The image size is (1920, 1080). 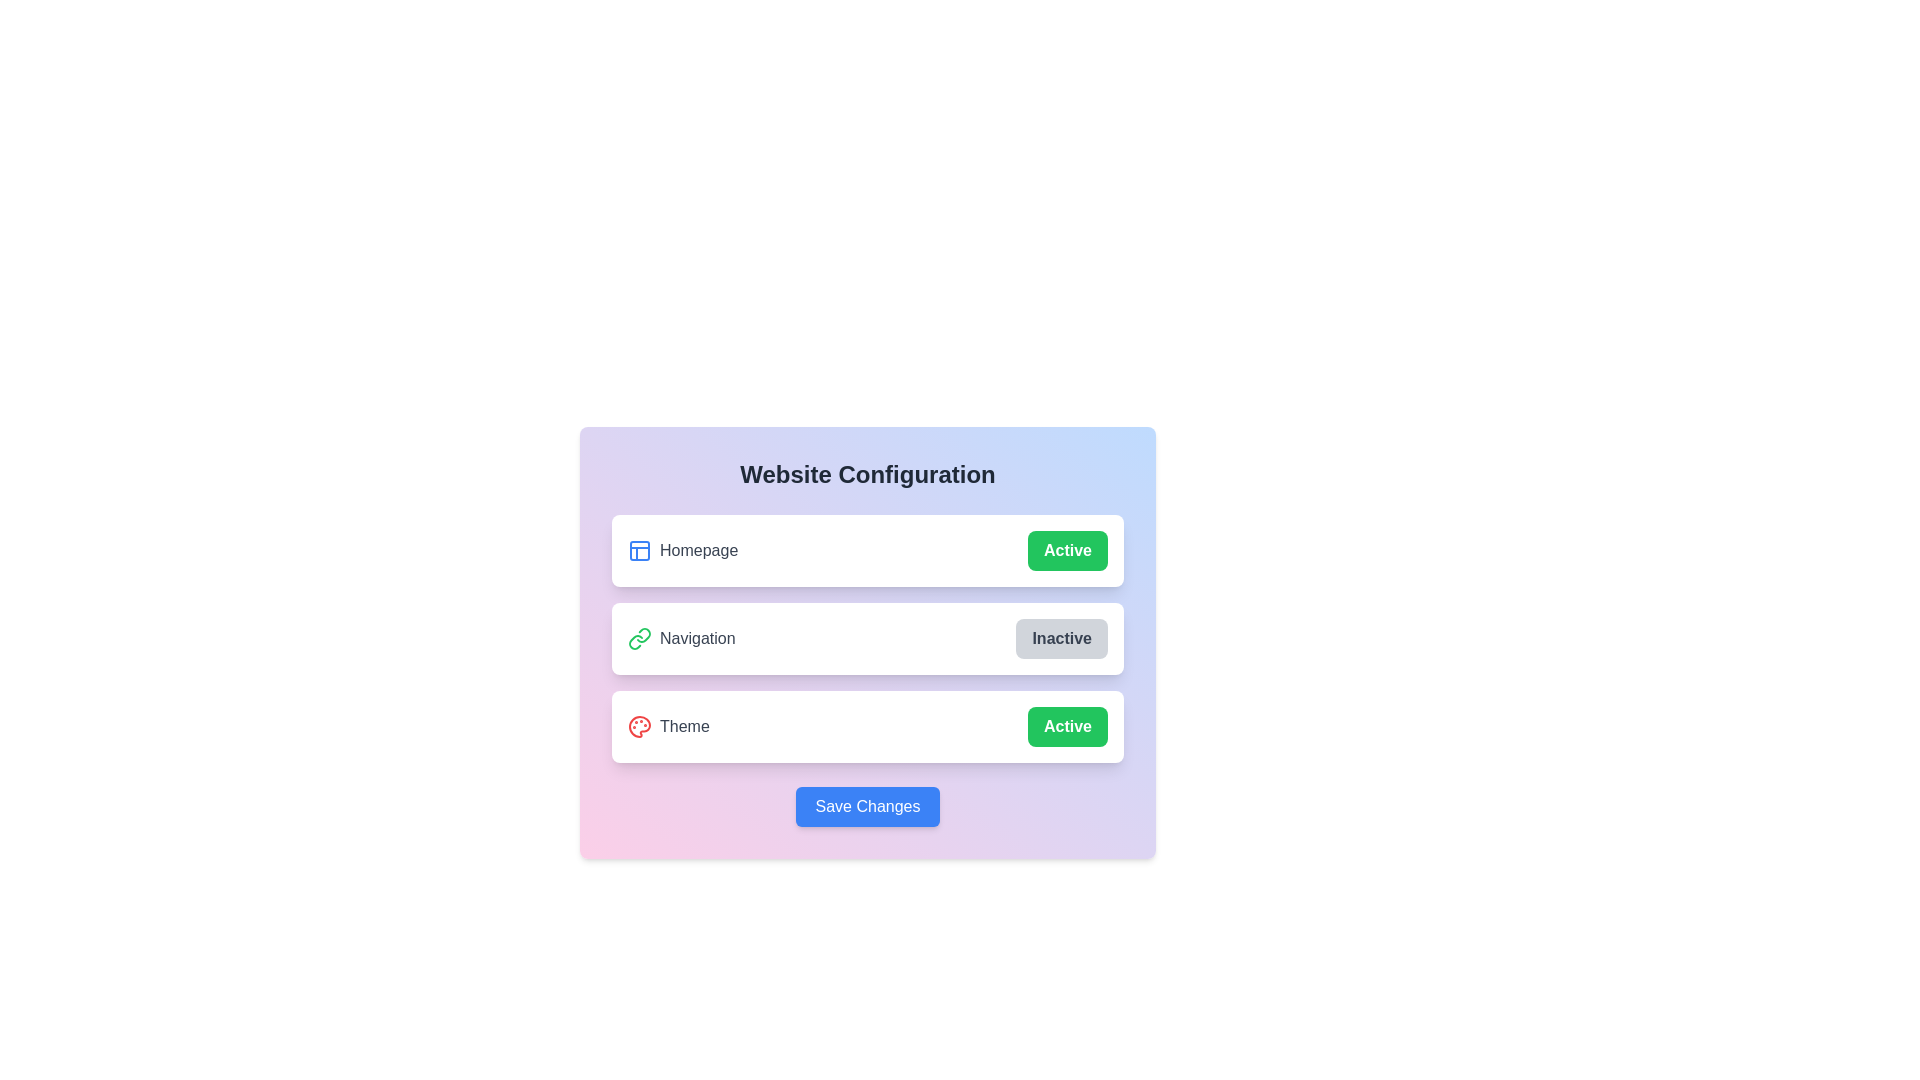 I want to click on the icon representing Theme to focus or select it, so click(x=638, y=726).